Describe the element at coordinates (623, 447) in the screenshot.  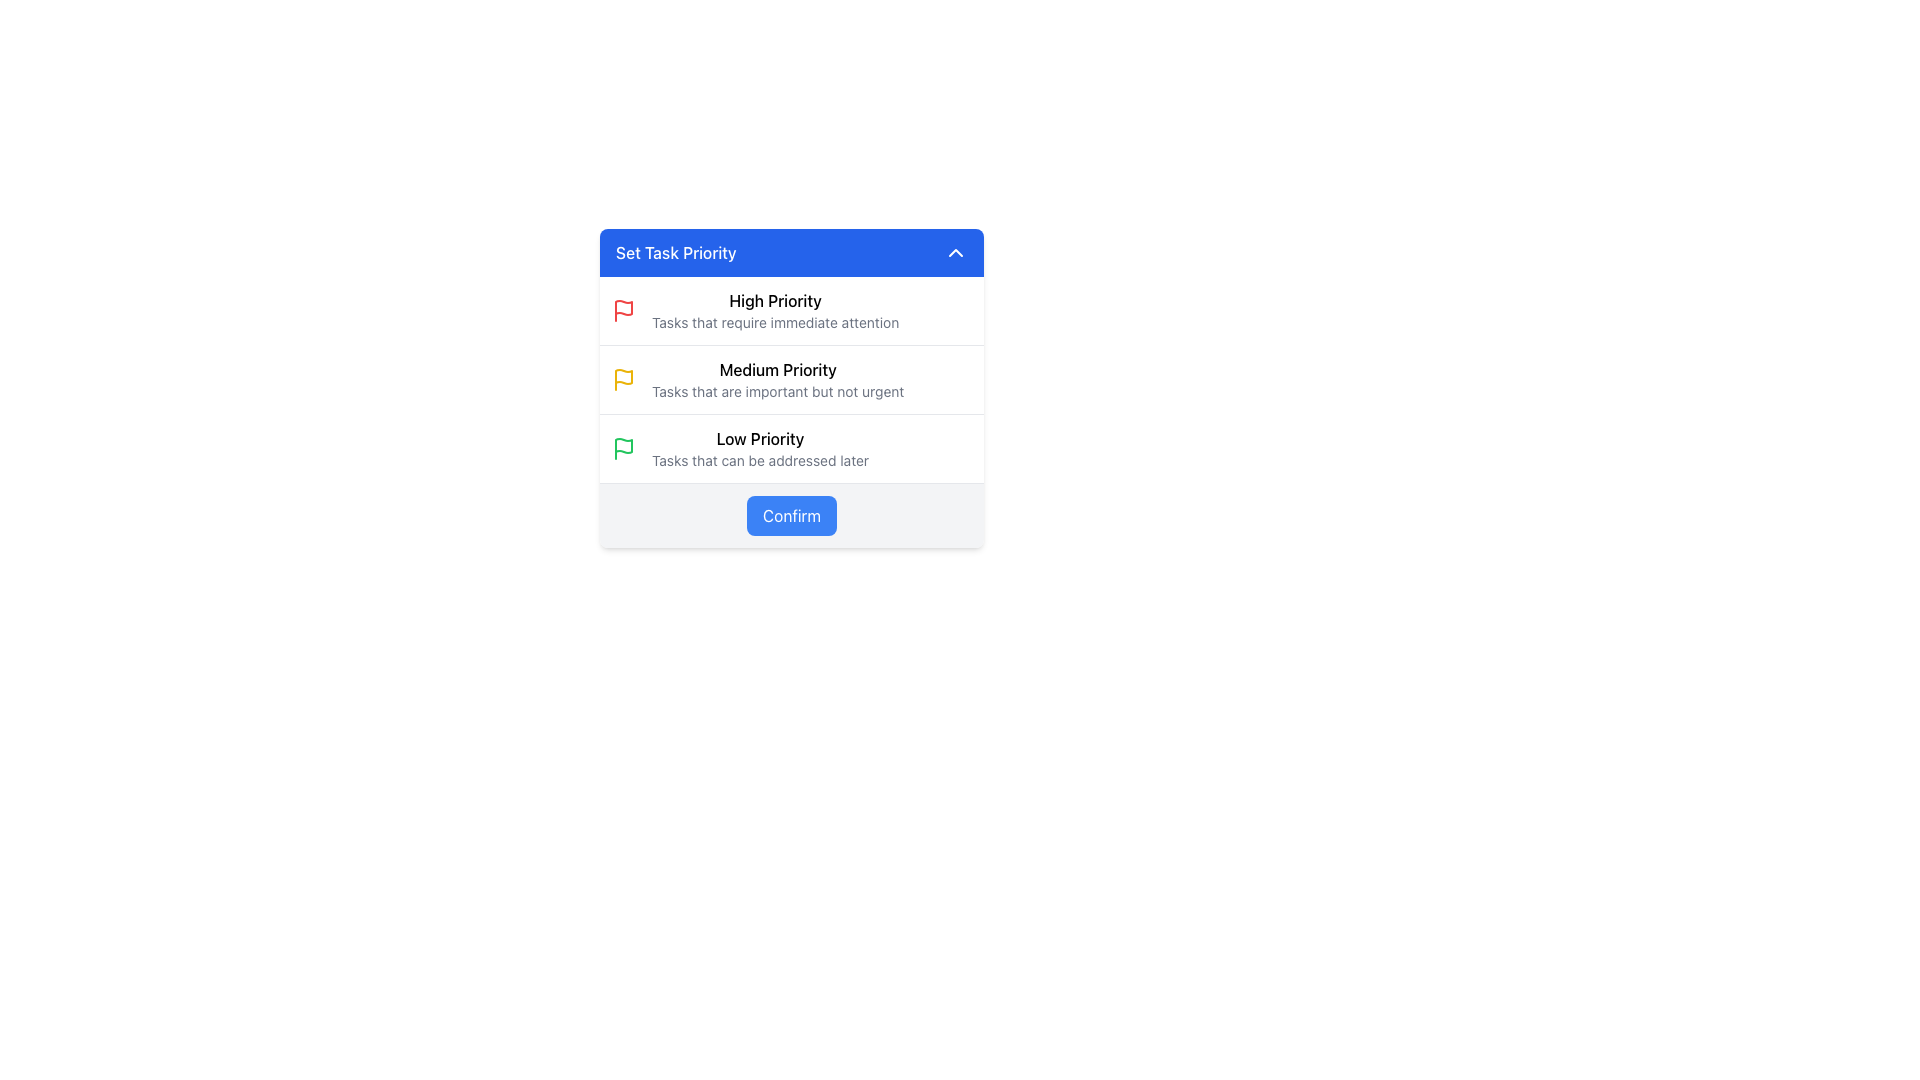
I see `the styling of the green flag icon located to the left of the 'Low Priority' text in the task priority list` at that location.